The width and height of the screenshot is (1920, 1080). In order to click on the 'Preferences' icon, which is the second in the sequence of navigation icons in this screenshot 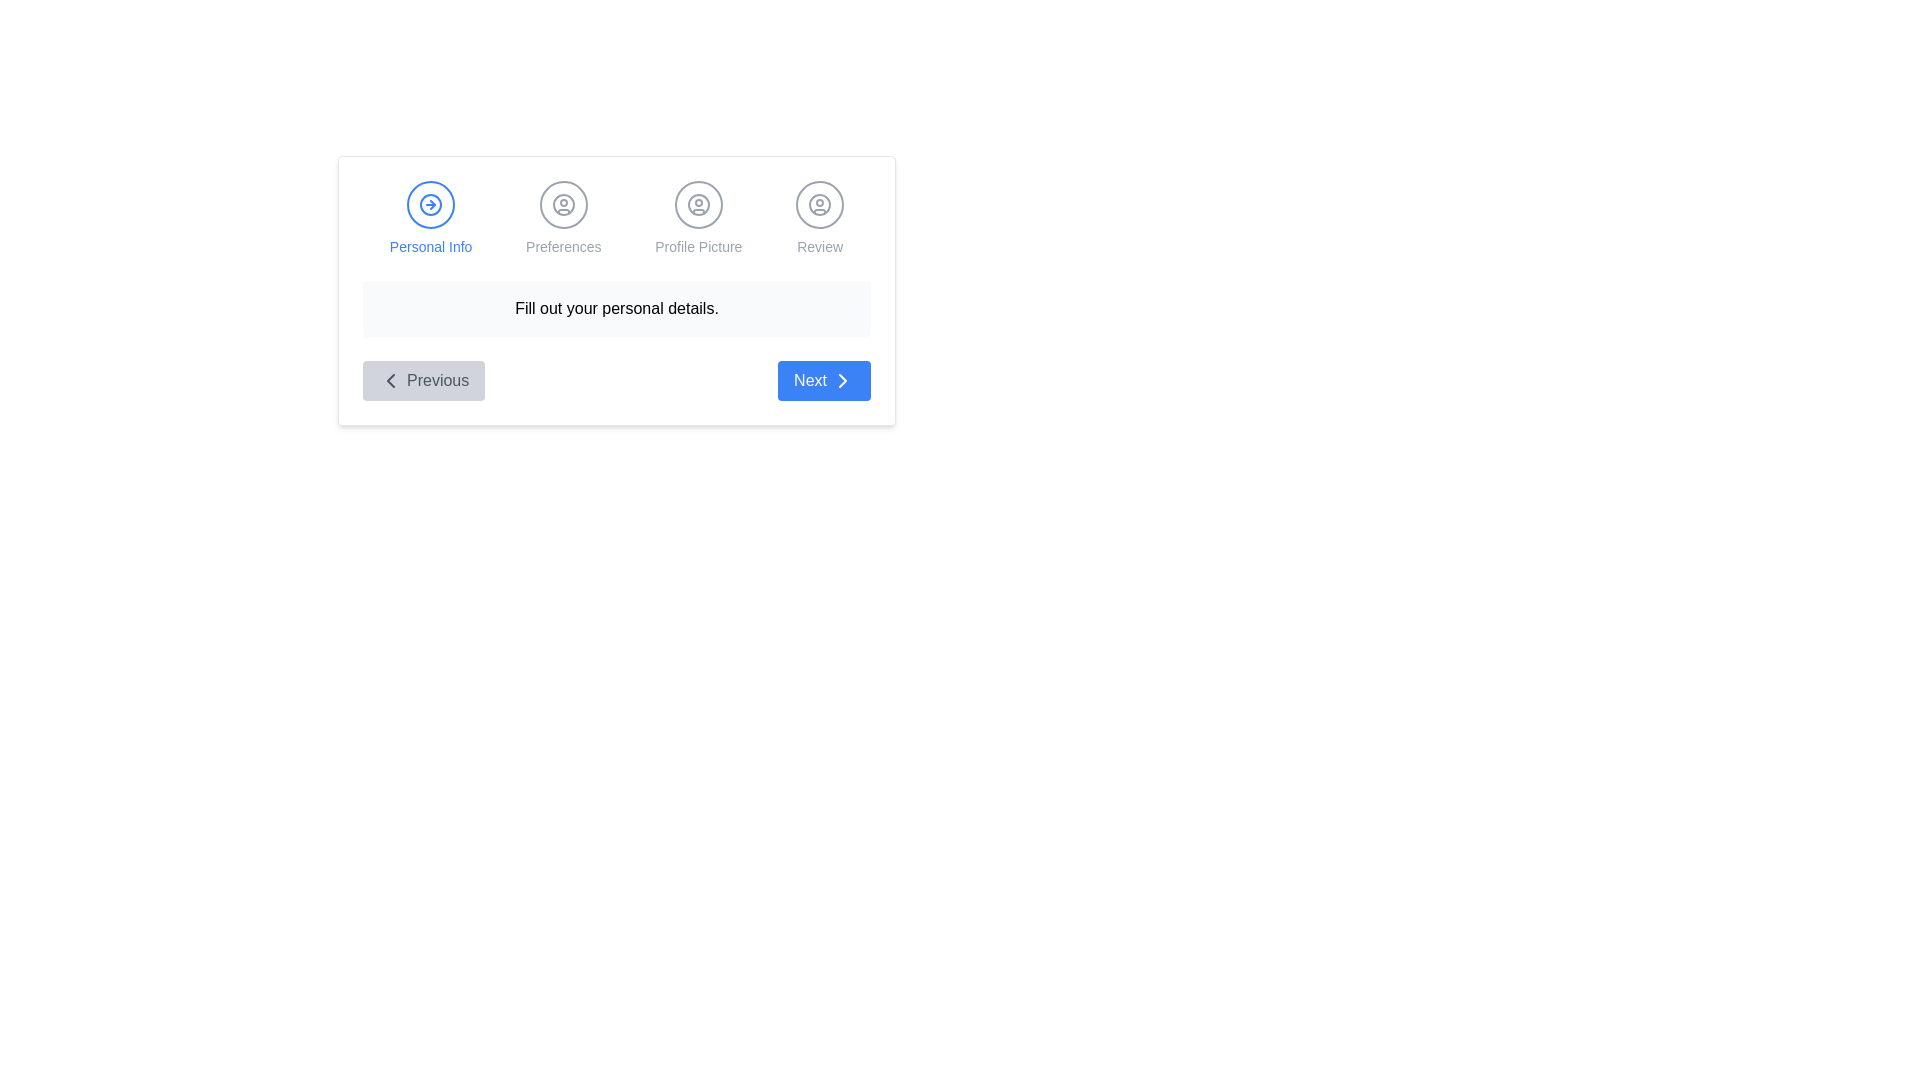, I will do `click(562, 204)`.